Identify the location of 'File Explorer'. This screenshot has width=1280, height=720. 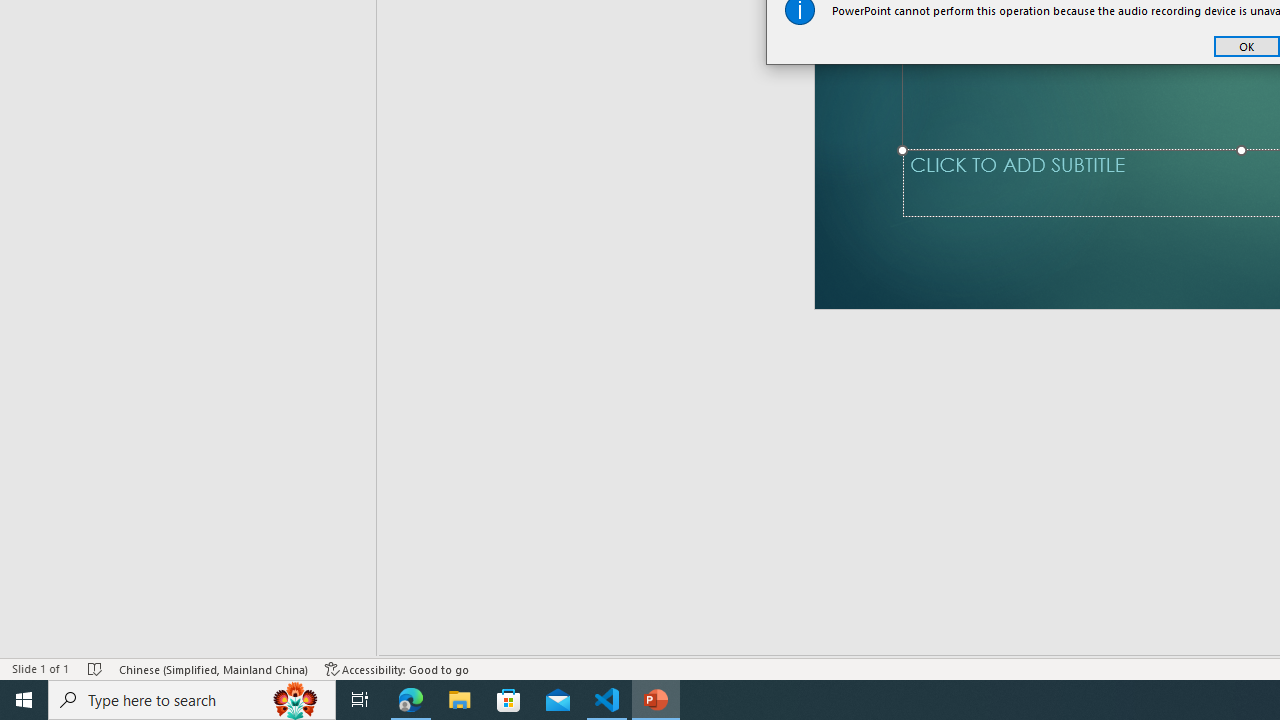
(459, 698).